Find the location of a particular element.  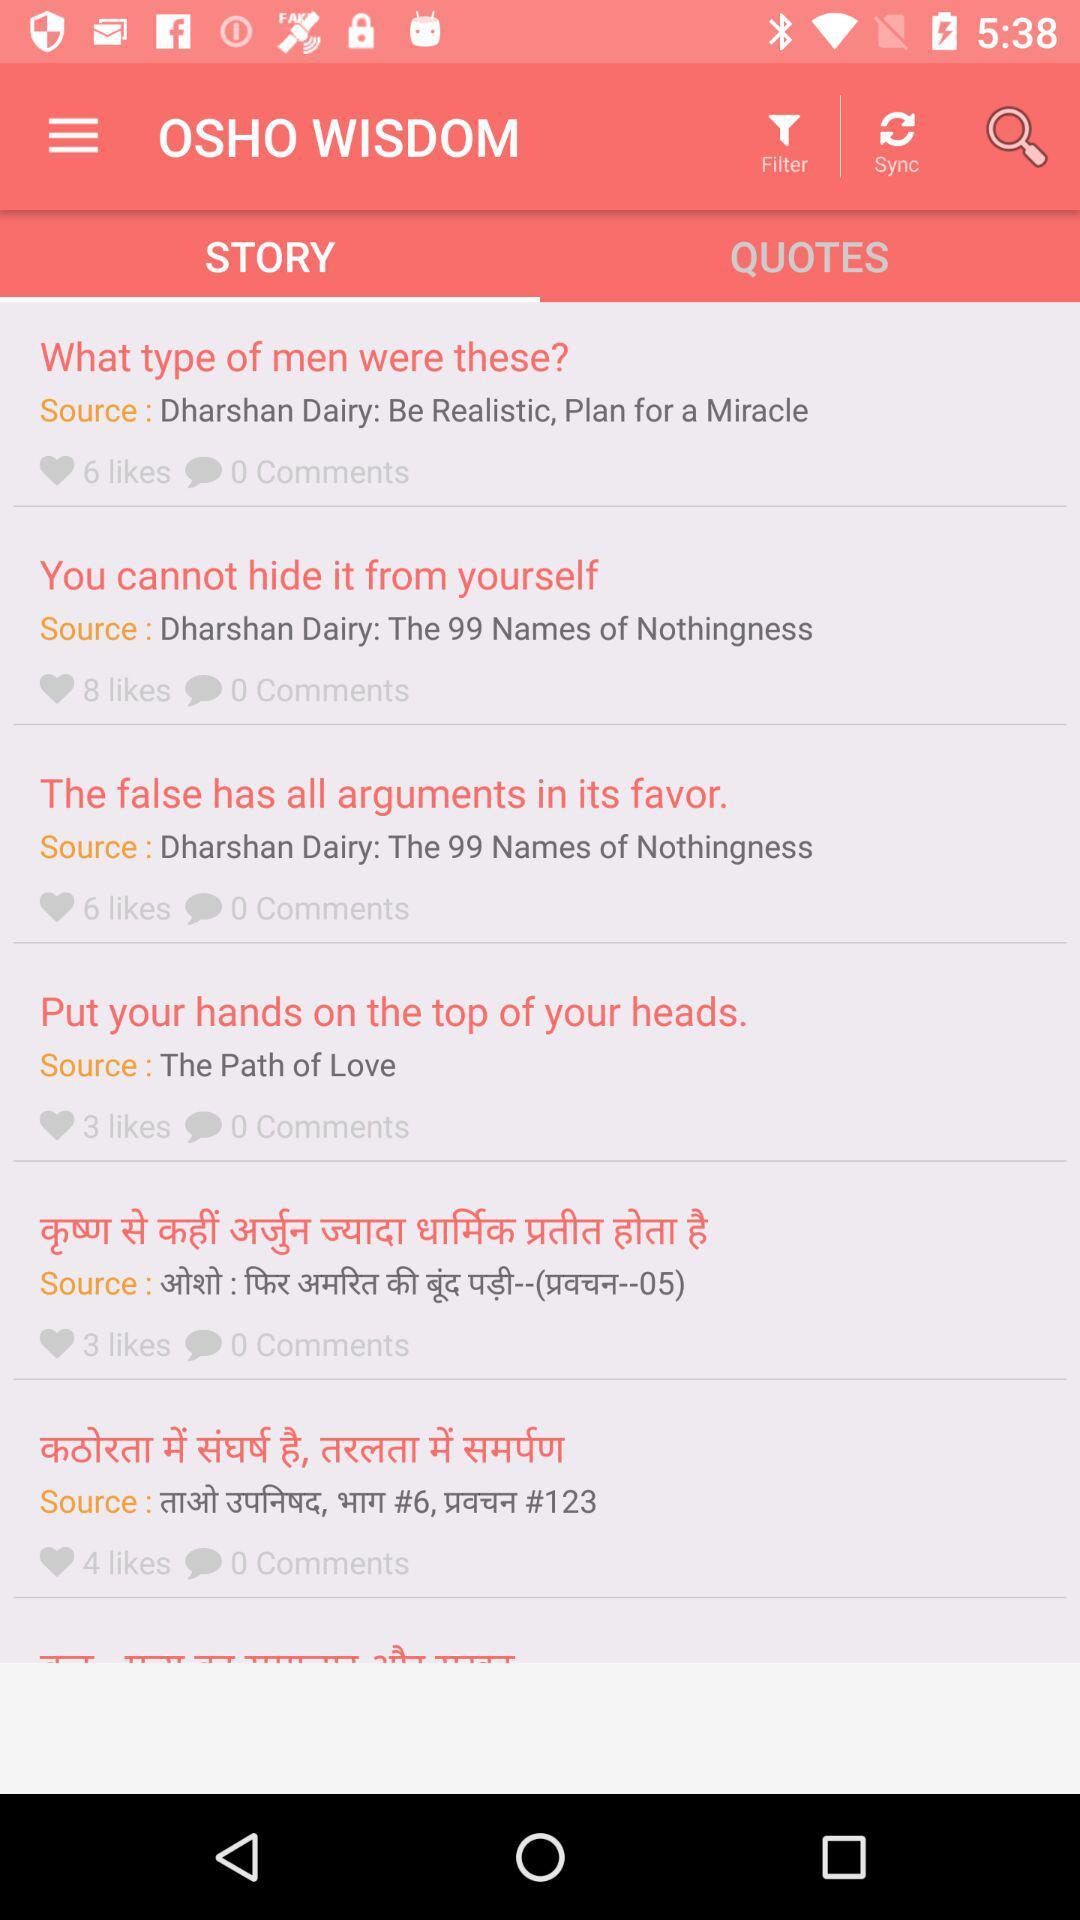

app to the left of osho wisdom item is located at coordinates (72, 135).